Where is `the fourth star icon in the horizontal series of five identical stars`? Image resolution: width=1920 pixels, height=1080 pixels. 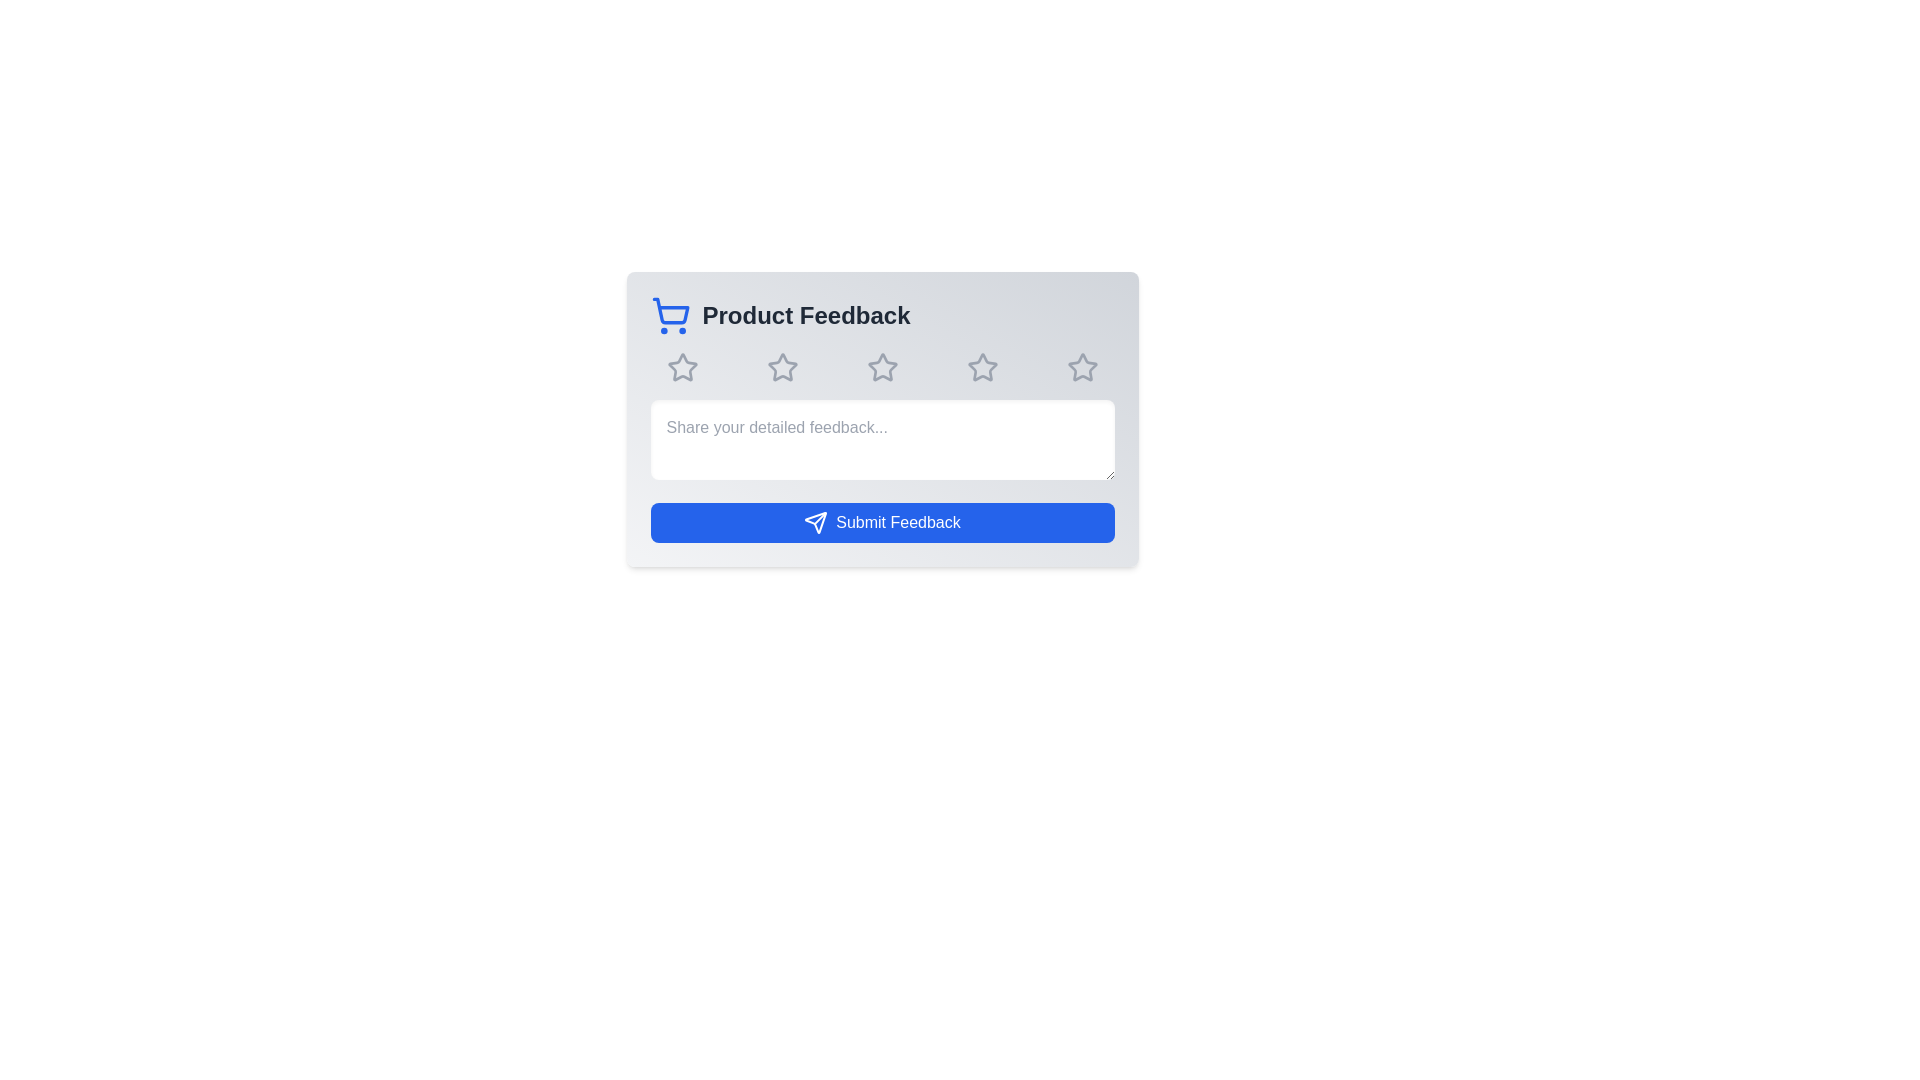 the fourth star icon in the horizontal series of five identical stars is located at coordinates (982, 367).